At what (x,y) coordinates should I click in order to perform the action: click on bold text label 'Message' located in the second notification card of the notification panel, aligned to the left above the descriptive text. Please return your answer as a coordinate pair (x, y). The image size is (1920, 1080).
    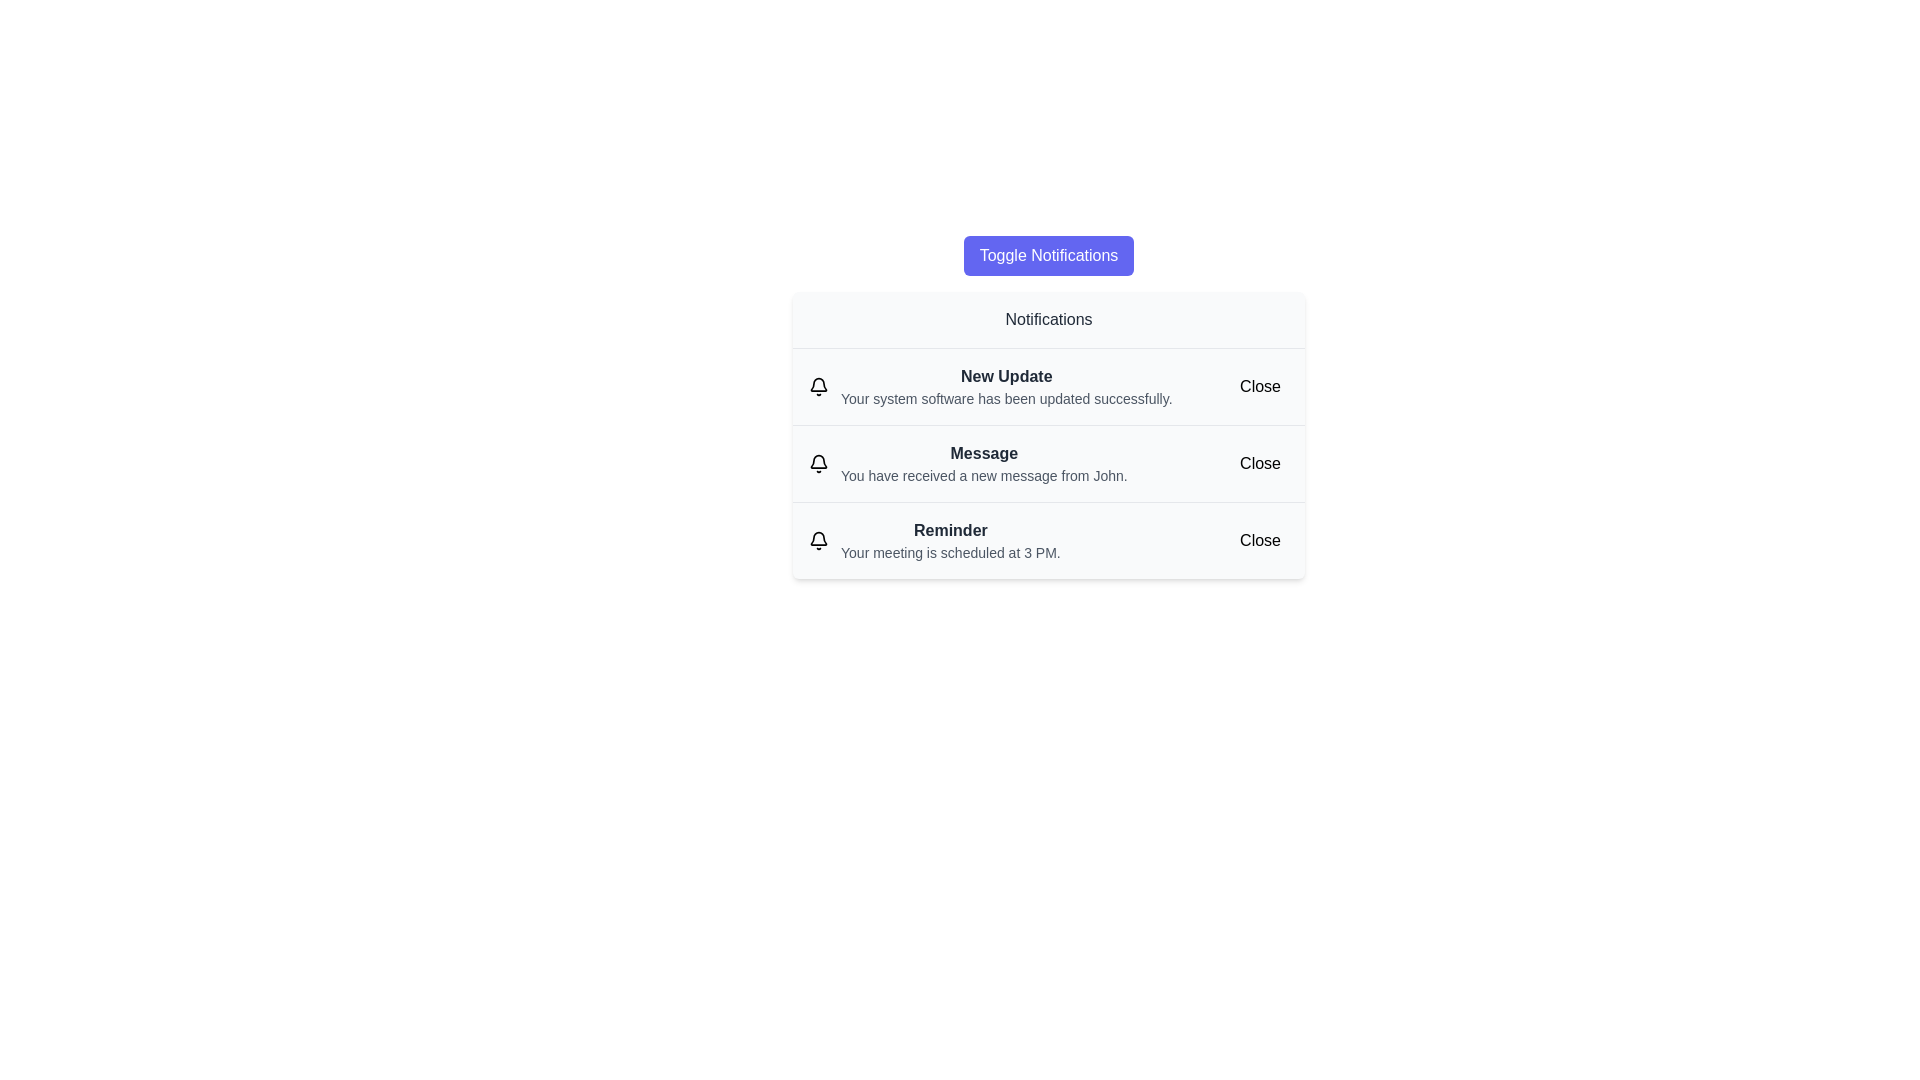
    Looking at the image, I should click on (984, 454).